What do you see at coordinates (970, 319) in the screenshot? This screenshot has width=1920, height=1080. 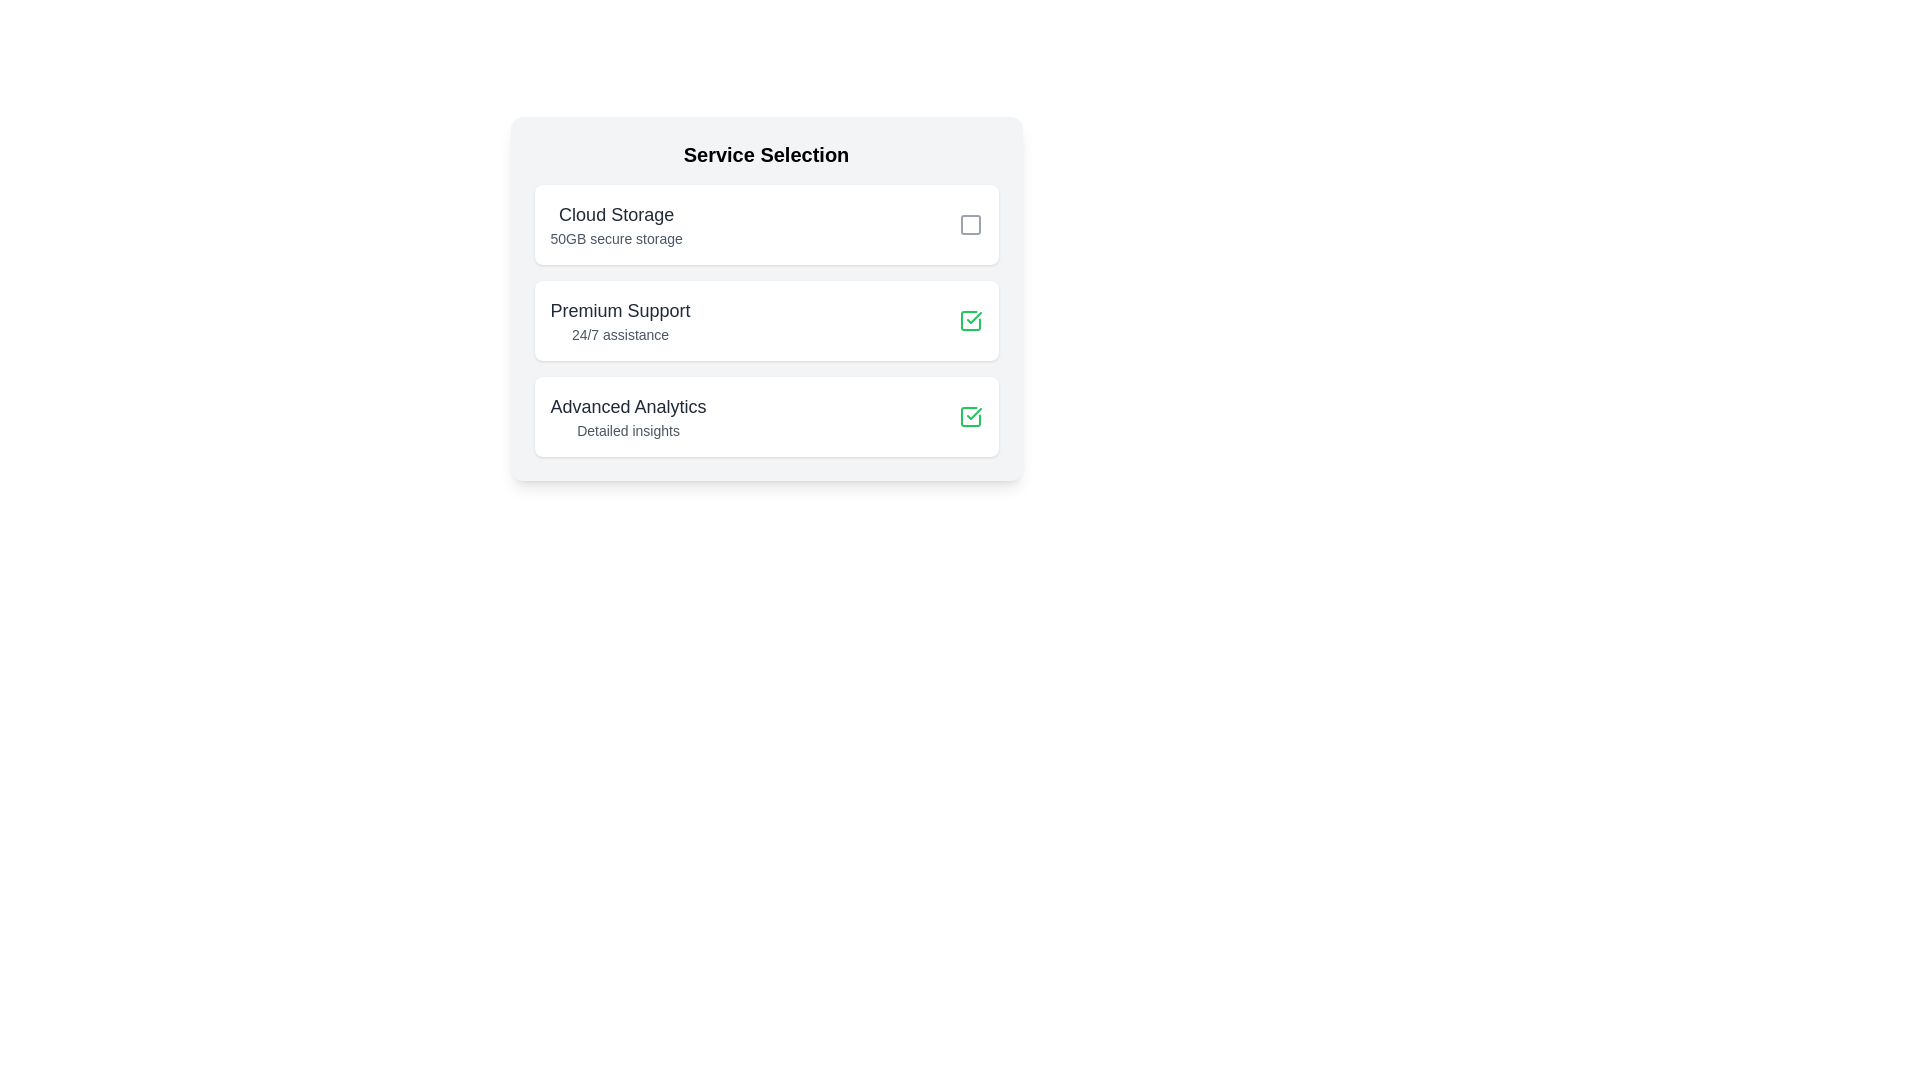 I see `the green checkmark icon inside the square outline` at bounding box center [970, 319].